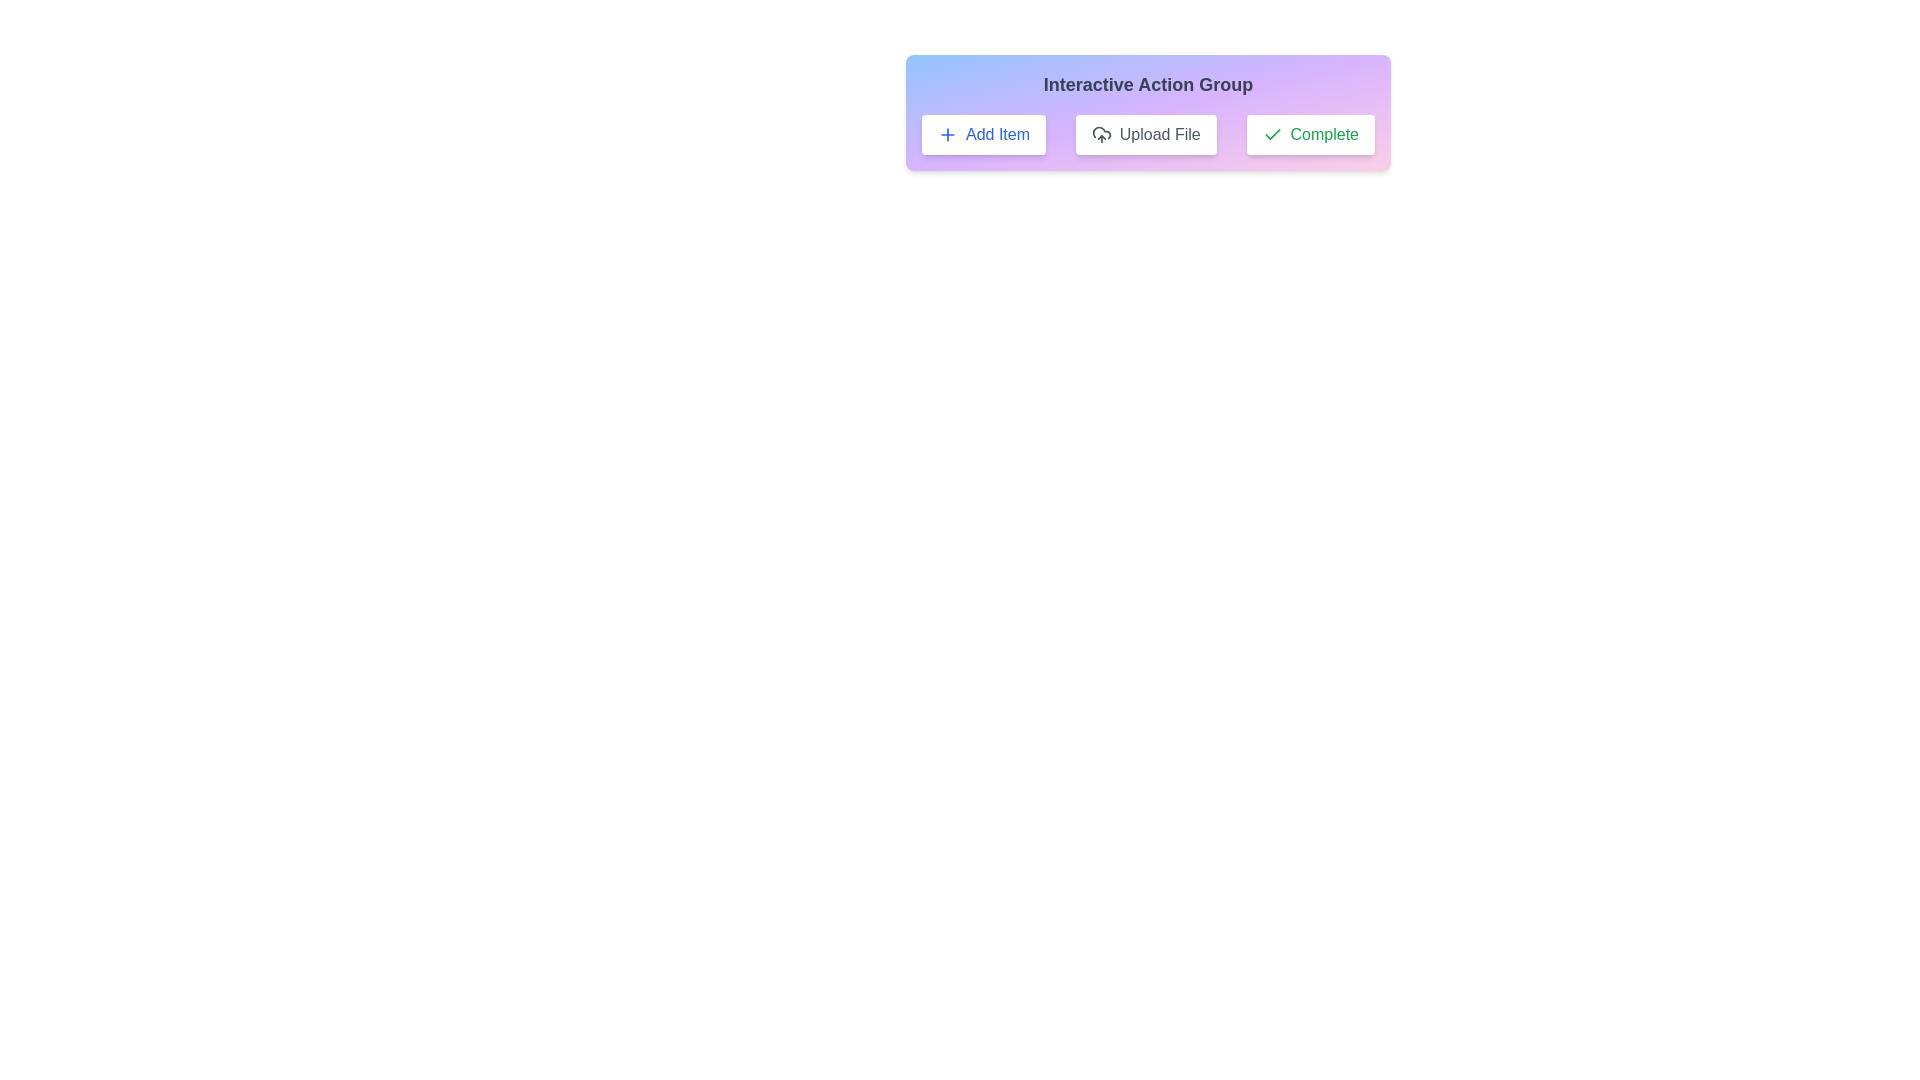 Image resolution: width=1920 pixels, height=1080 pixels. What do you see at coordinates (1100, 135) in the screenshot?
I see `the upload icon located on the left side of the 'Upload File' button within the 'Interactive Action Group'` at bounding box center [1100, 135].